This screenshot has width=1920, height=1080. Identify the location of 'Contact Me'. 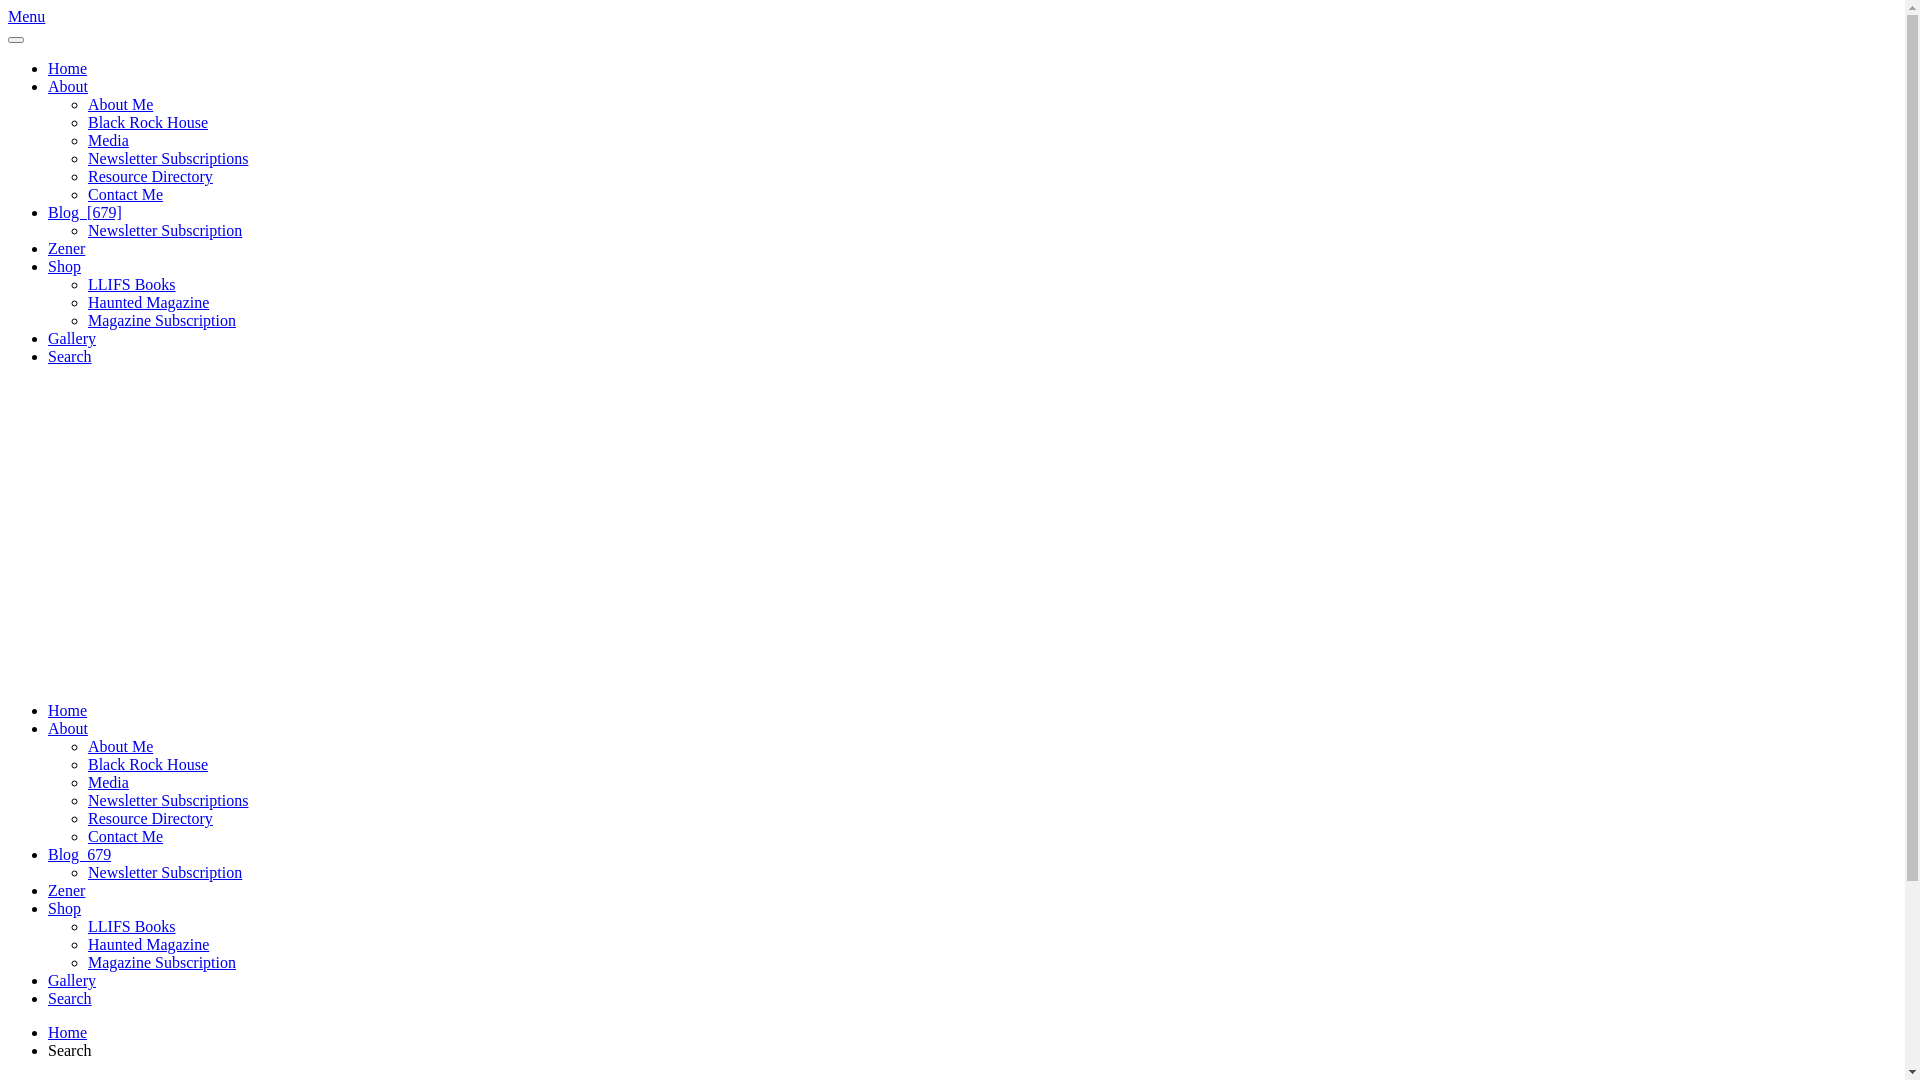
(124, 836).